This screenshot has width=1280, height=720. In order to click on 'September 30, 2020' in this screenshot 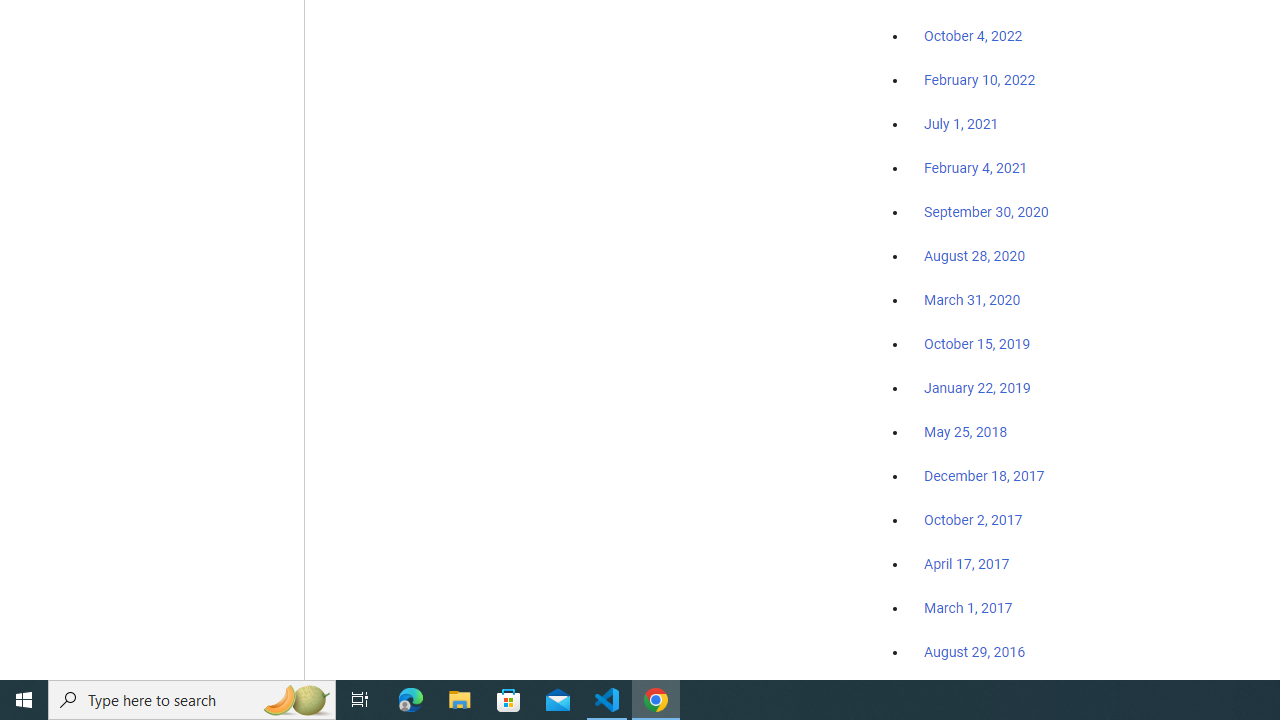, I will do `click(986, 212)`.